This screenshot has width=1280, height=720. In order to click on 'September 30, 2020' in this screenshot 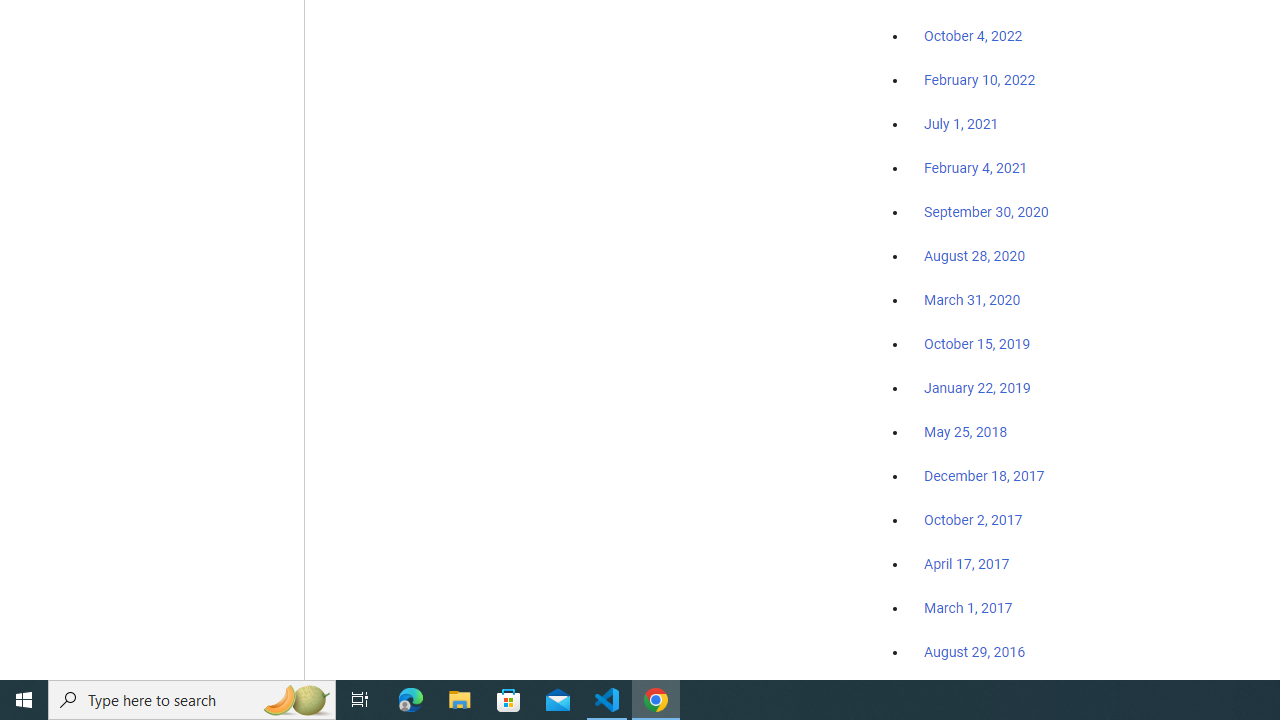, I will do `click(986, 212)`.